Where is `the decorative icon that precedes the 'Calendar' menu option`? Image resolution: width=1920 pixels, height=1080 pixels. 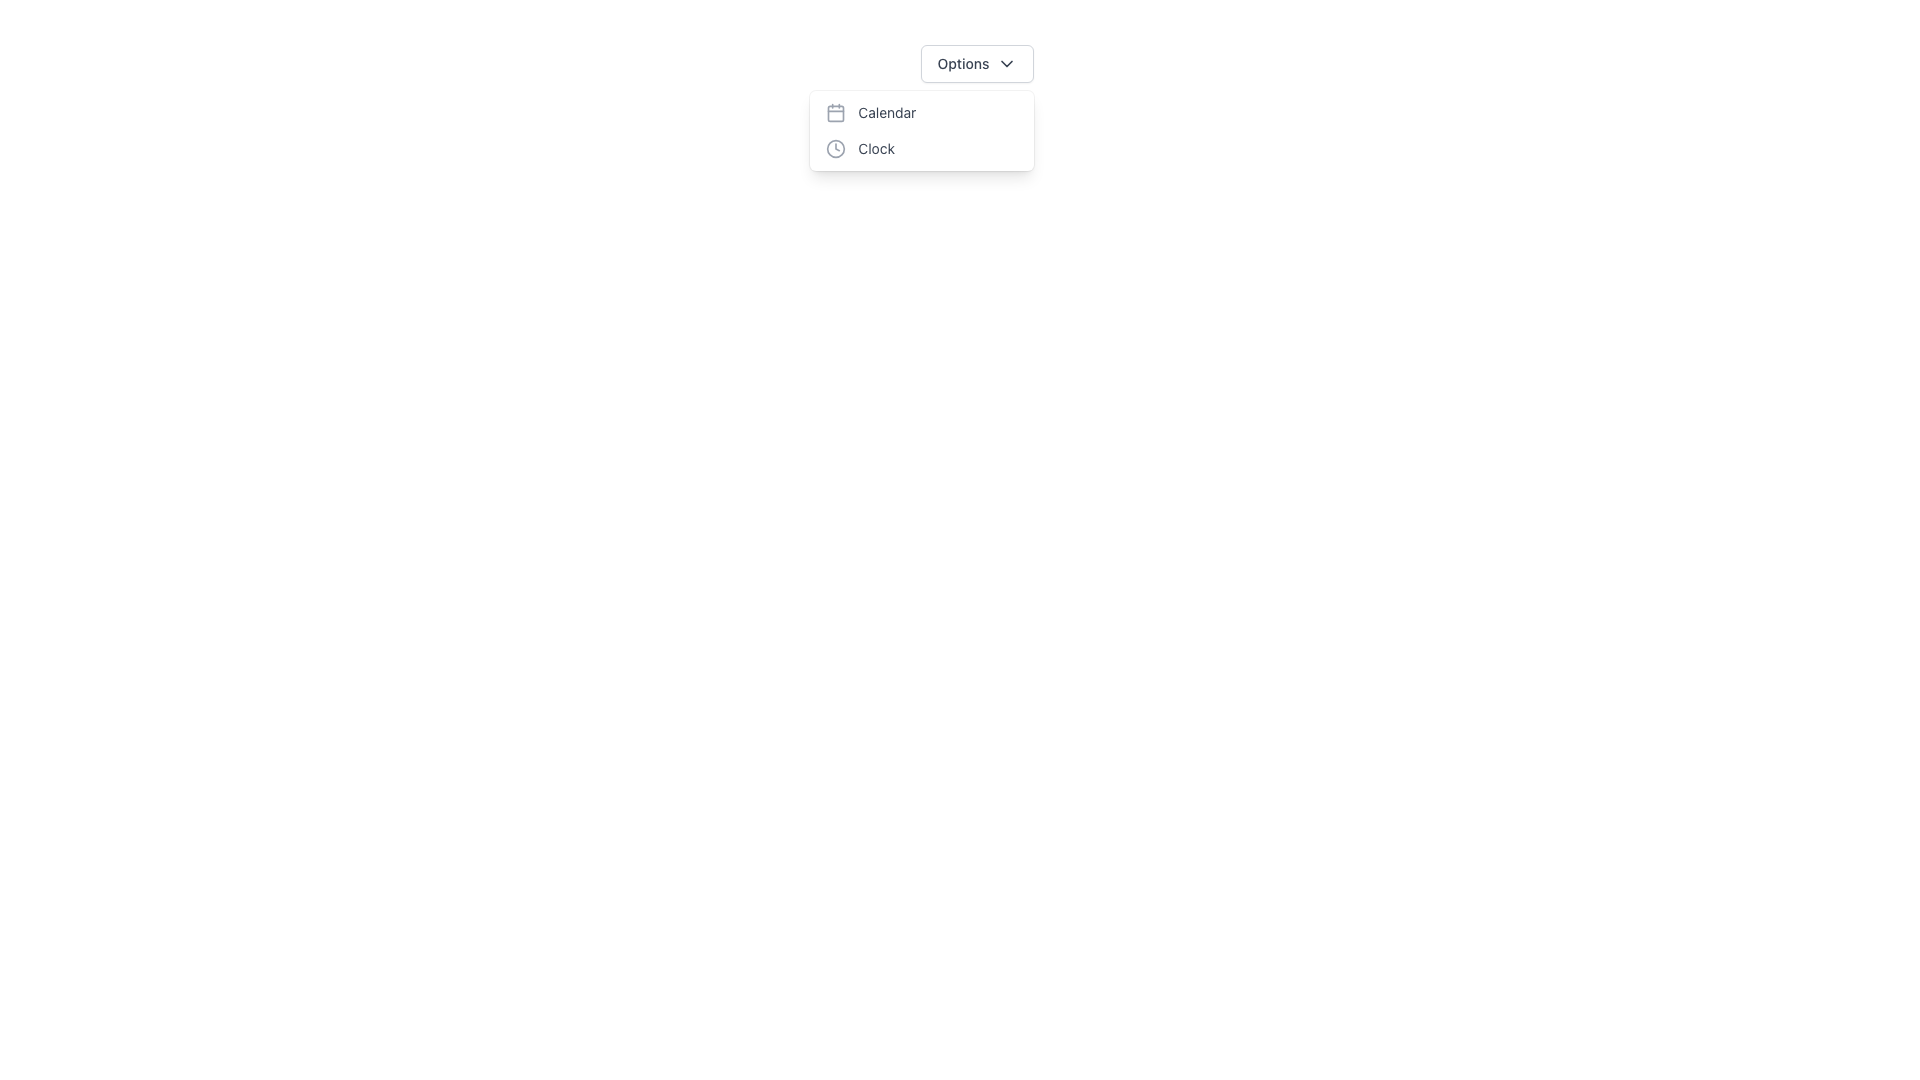 the decorative icon that precedes the 'Calendar' menu option is located at coordinates (836, 112).